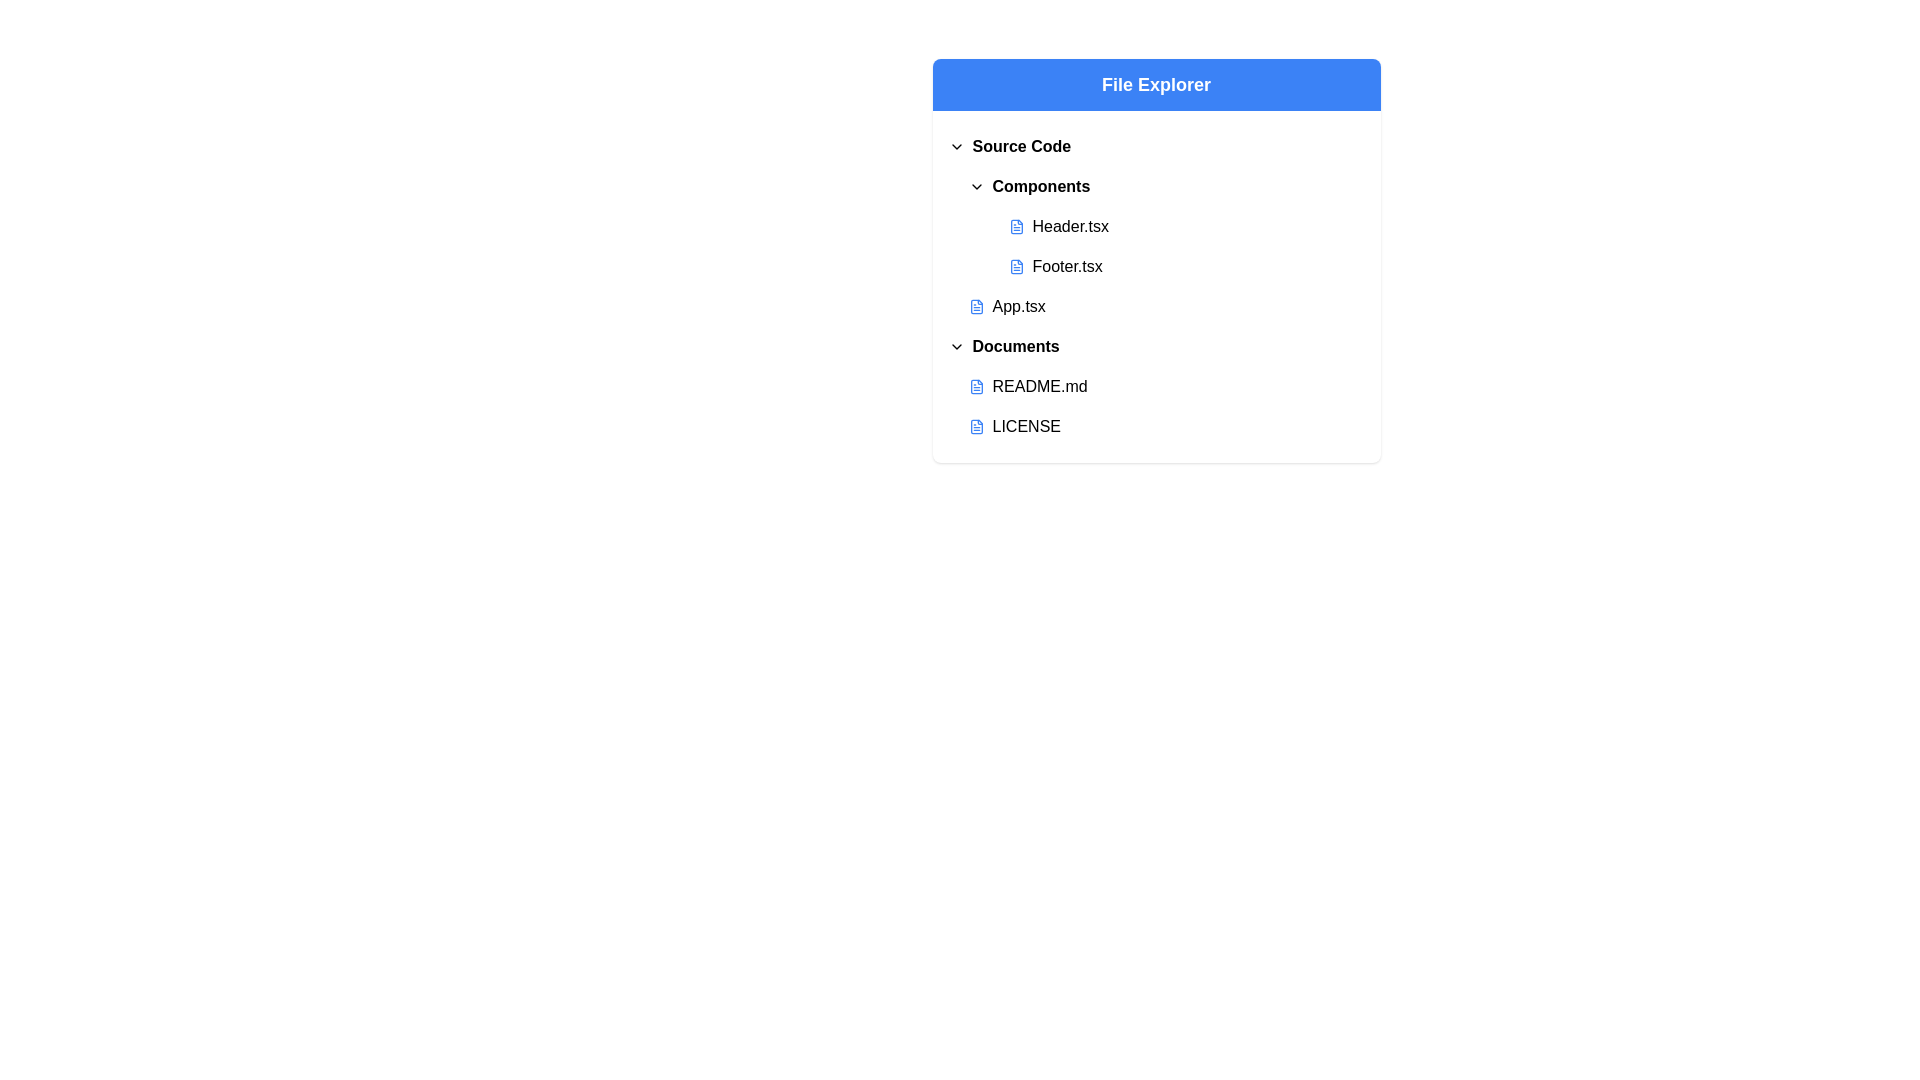  I want to click on the downward-facing chevron icon in the 'Source Code' section, so click(955, 145).